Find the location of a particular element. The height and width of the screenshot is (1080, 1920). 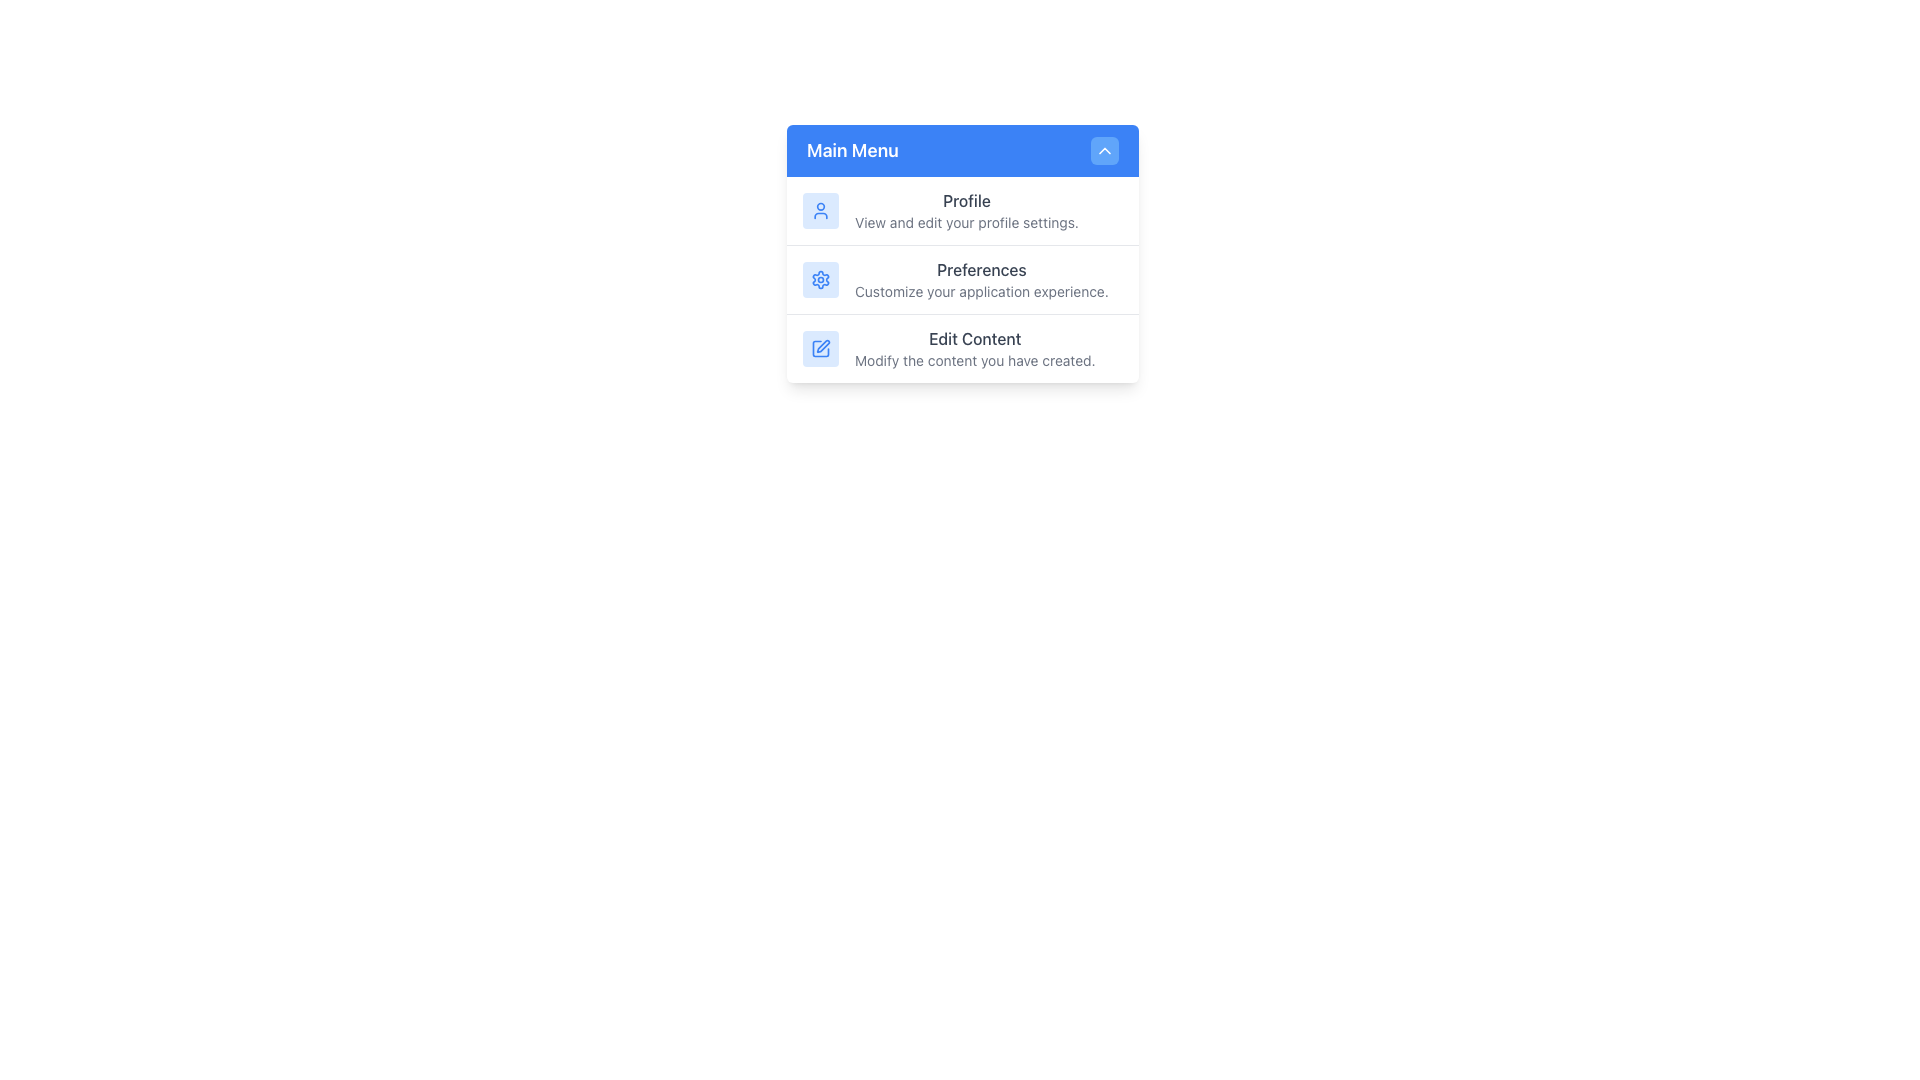

the icon with a blue background and a pen-like symbol located at the far left of the 'Edit Content' option in the vertical menu is located at coordinates (820, 347).